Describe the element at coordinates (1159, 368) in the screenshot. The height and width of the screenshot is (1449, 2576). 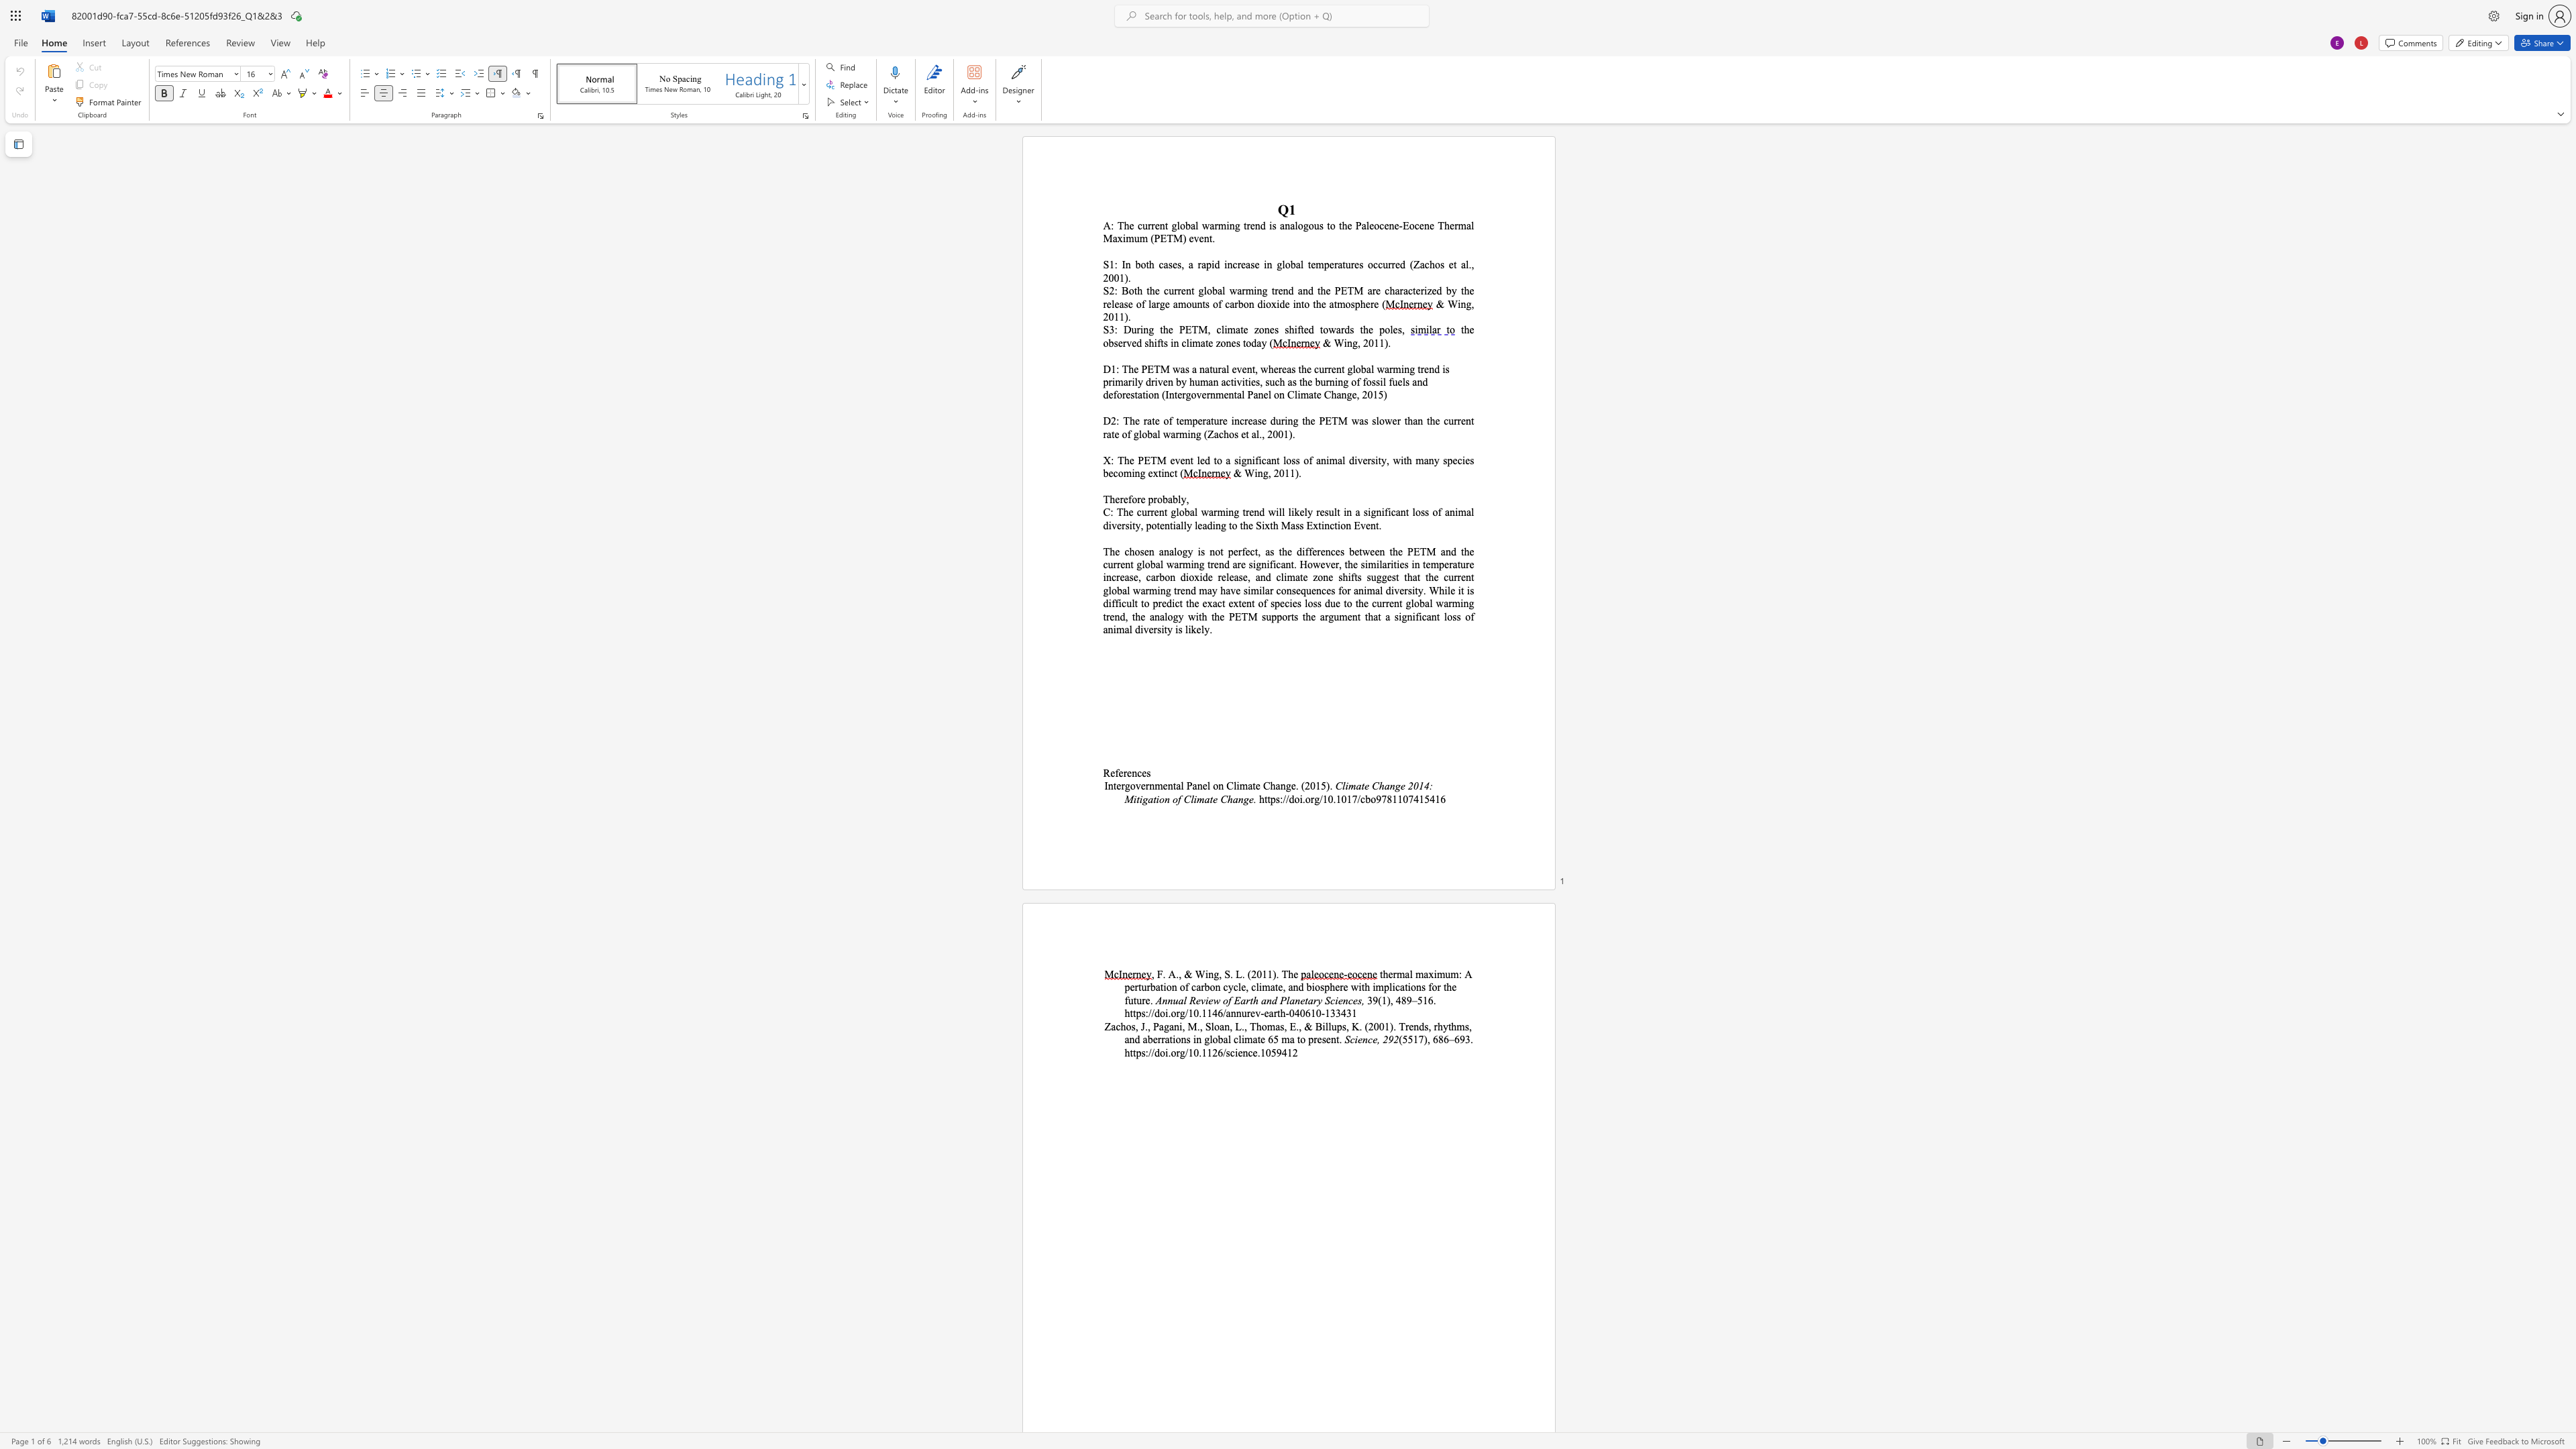
I see `the subset text "M was a natural event" within the text "D1: The PETM was a natural event,"` at that location.